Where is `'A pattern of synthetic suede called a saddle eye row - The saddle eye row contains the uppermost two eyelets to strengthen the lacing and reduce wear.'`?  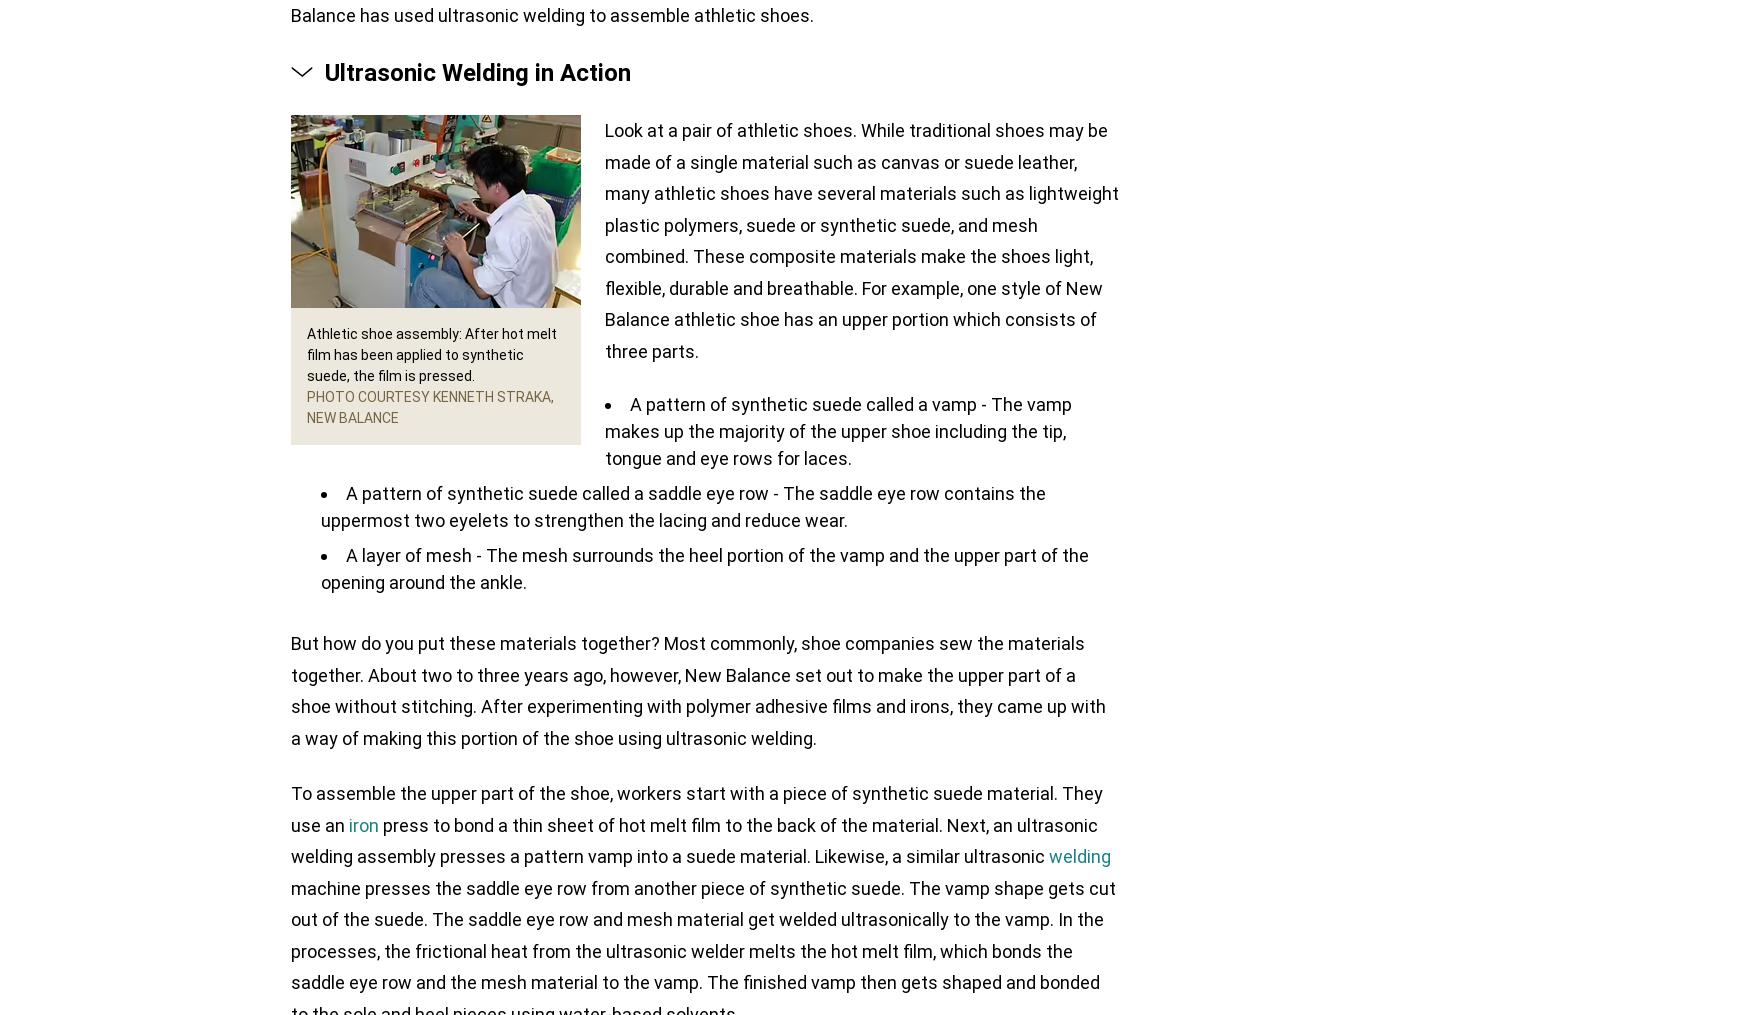 'A pattern of synthetic suede called a saddle eye row - The saddle eye row contains the uppermost two eyelets to strengthen the lacing and reduce wear.' is located at coordinates (682, 505).